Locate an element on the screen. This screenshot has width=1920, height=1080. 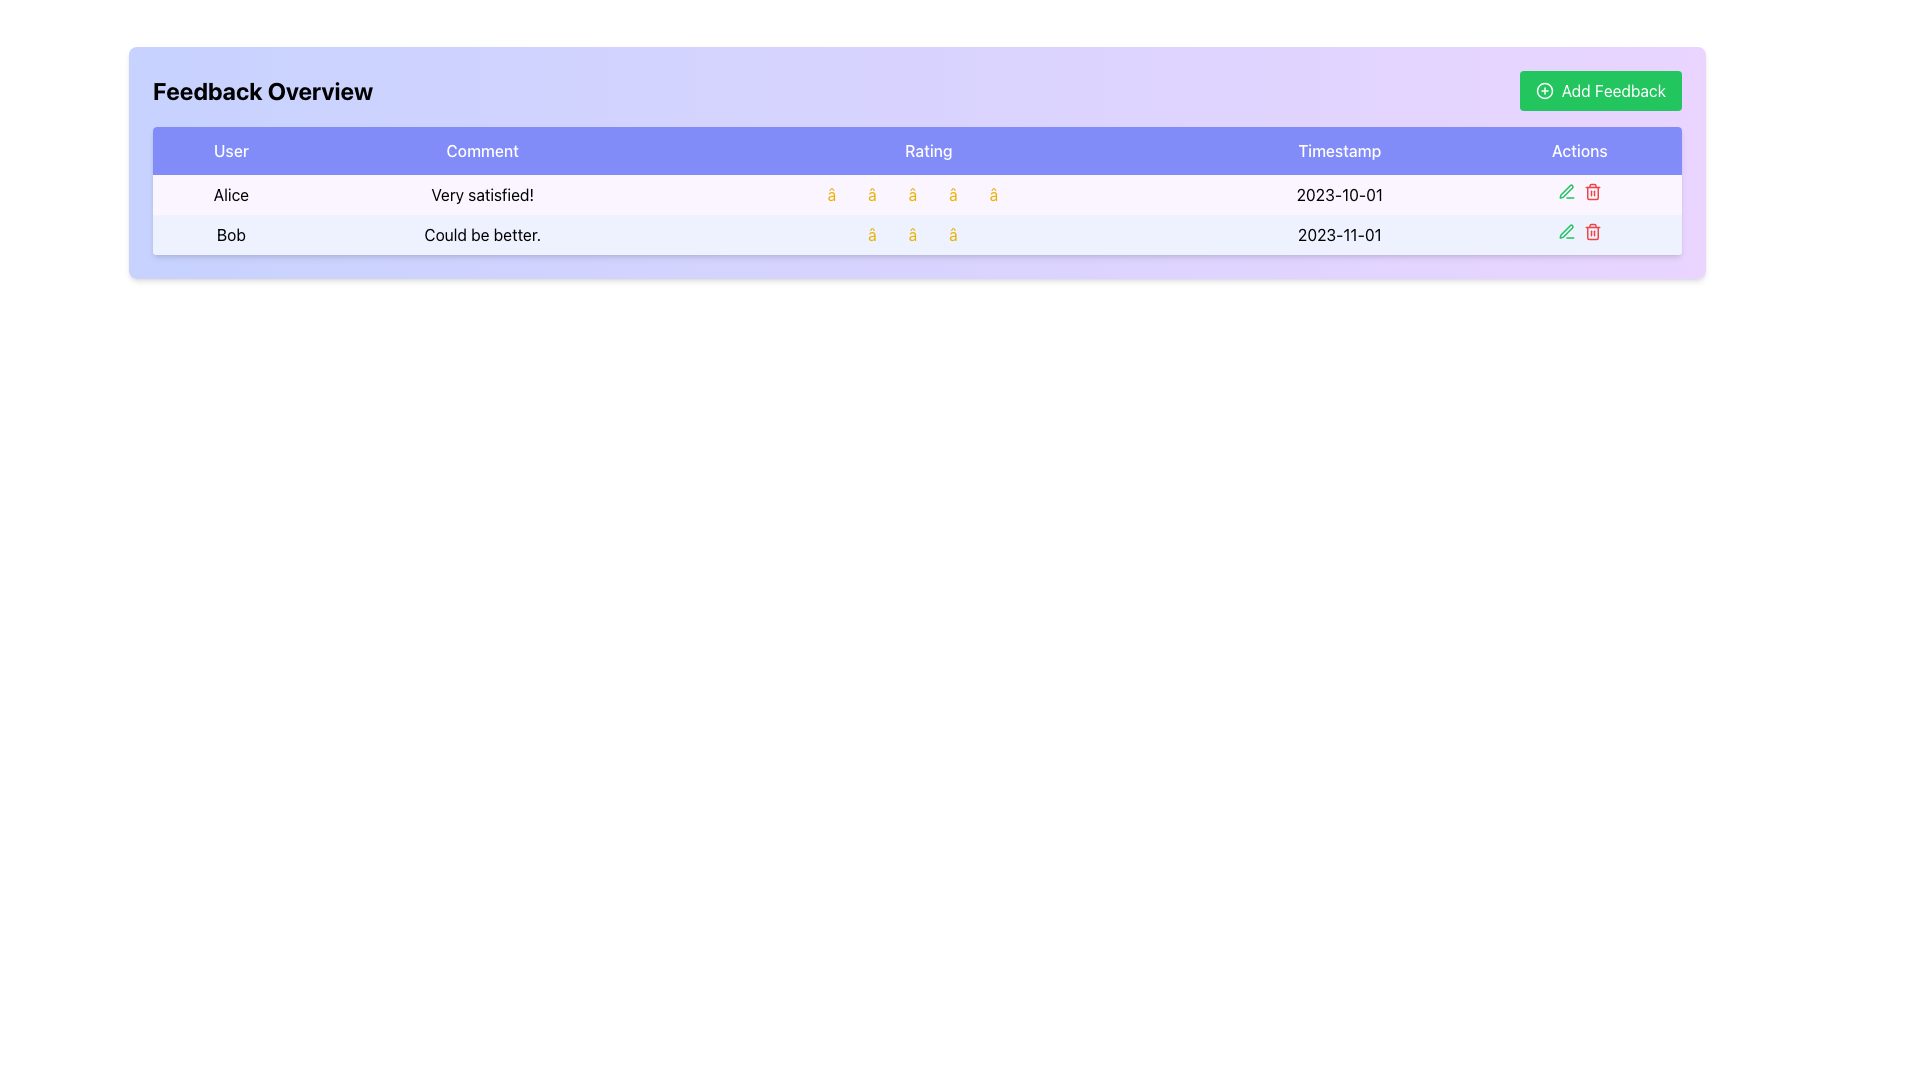
text from the label that says 'Alice' in black, located in the first cell under the 'User' column of the feedback table in the 'Feedback Overview' card is located at coordinates (231, 195).